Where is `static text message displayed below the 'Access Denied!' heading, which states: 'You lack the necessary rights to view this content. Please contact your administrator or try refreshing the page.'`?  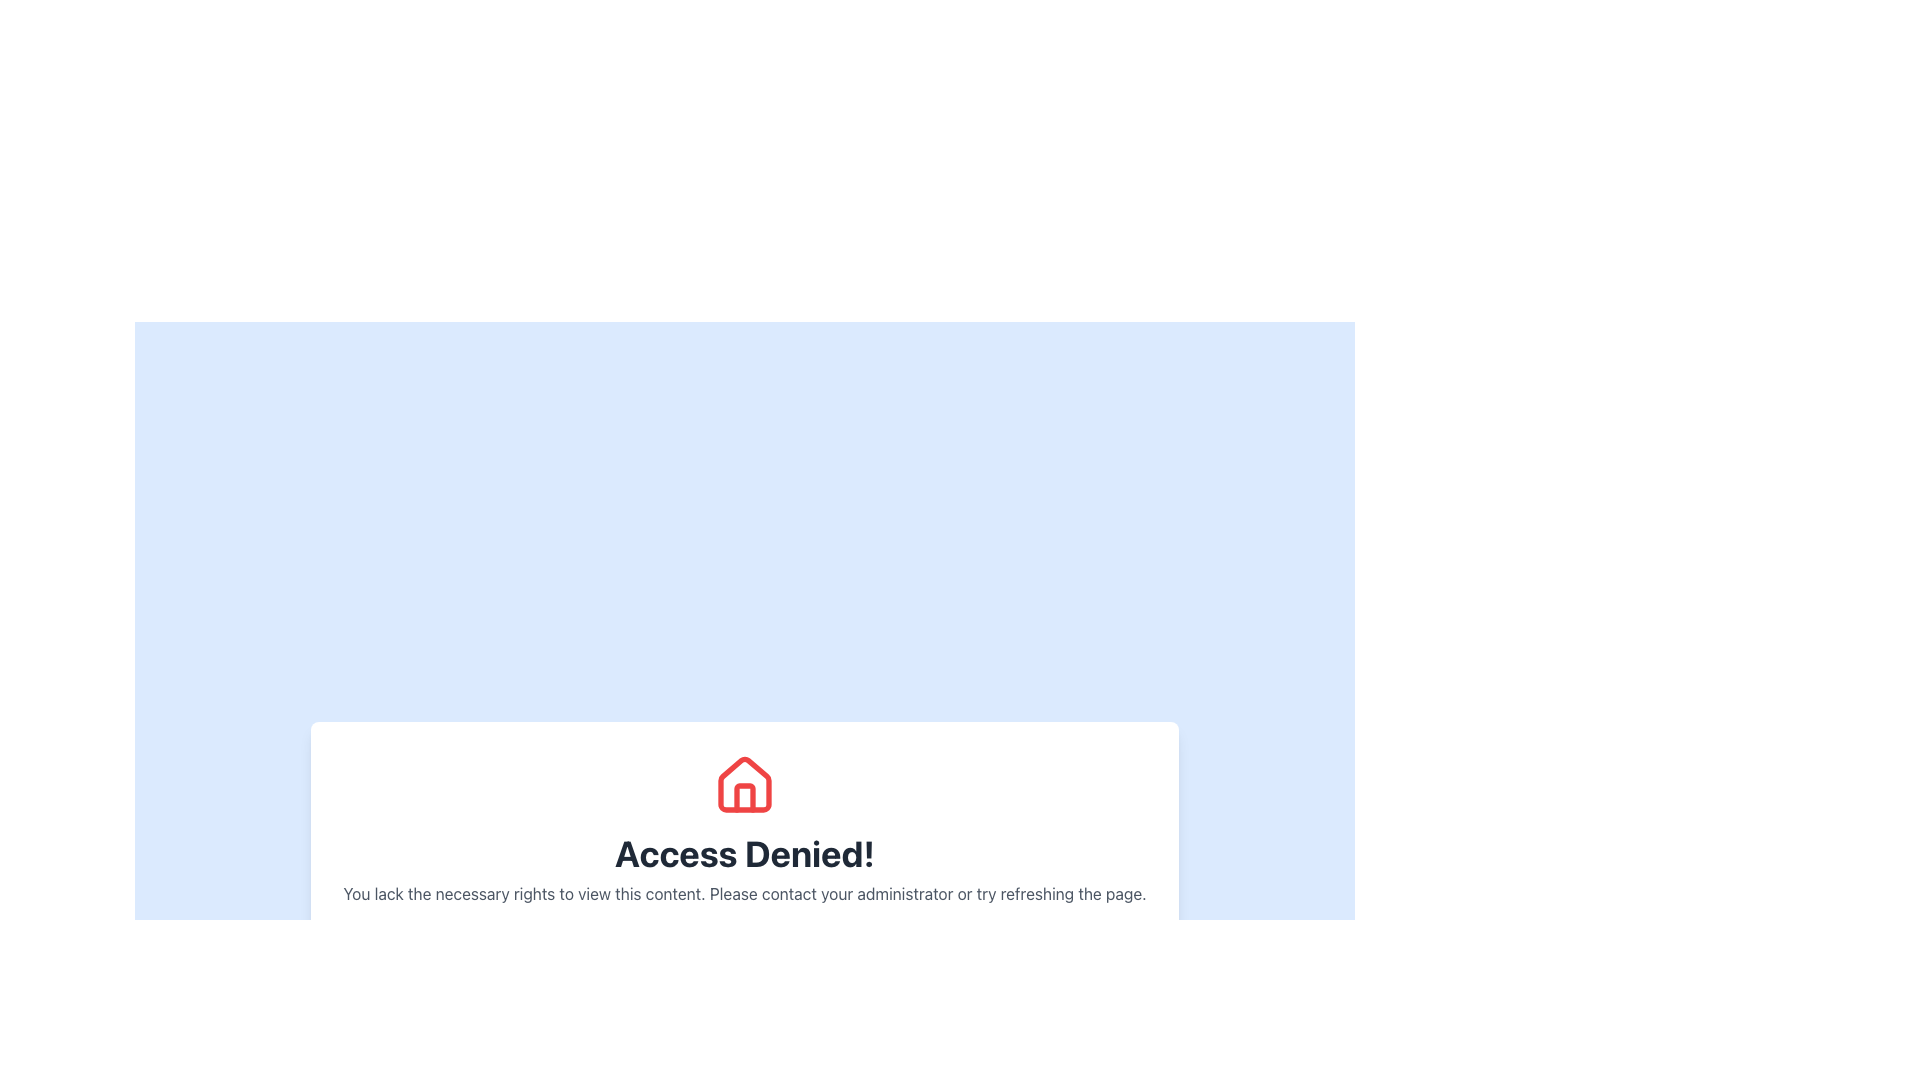 static text message displayed below the 'Access Denied!' heading, which states: 'You lack the necessary rights to view this content. Please contact your administrator or try refreshing the page.' is located at coordinates (743, 893).